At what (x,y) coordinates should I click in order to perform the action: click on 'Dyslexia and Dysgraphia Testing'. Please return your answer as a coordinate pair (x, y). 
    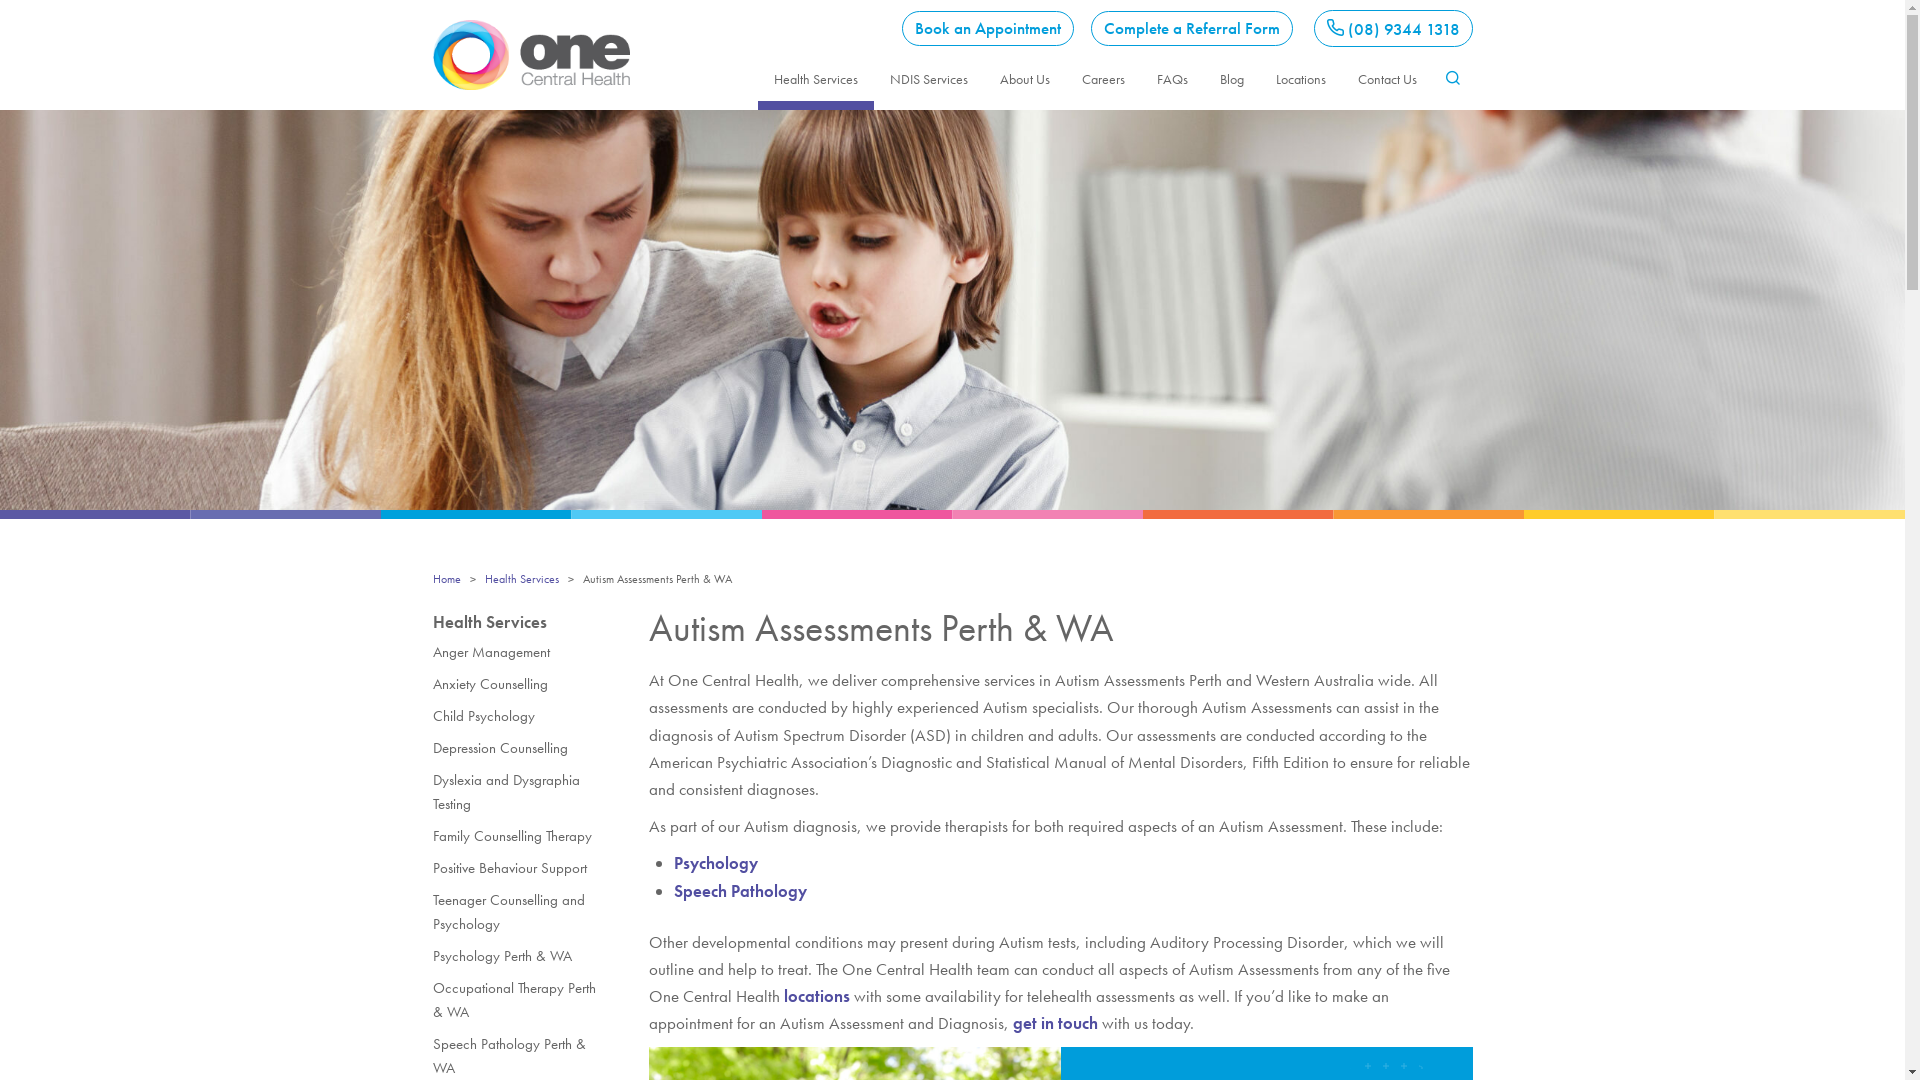
    Looking at the image, I should click on (519, 790).